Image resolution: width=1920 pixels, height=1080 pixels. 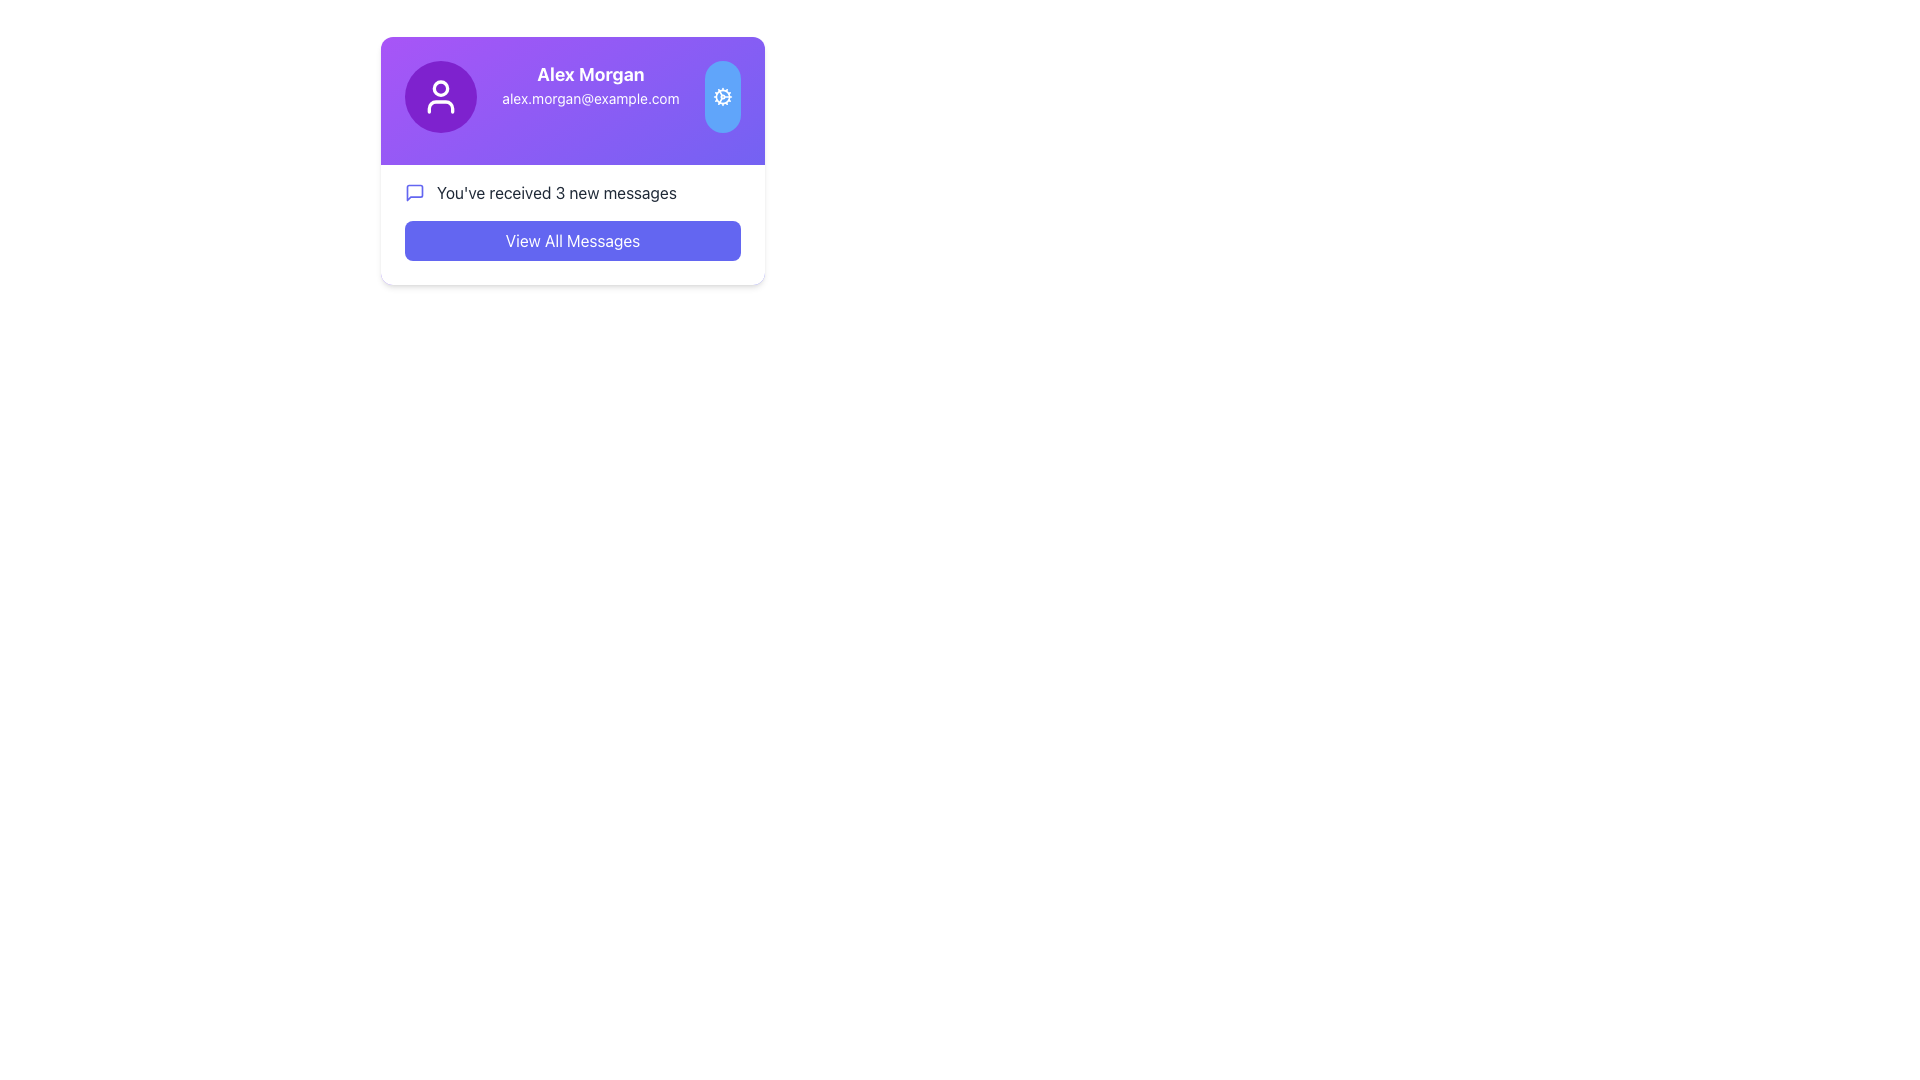 What do you see at coordinates (571, 239) in the screenshot?
I see `the button located below the text 'You've received 3 new messages' to observe its hover effect` at bounding box center [571, 239].